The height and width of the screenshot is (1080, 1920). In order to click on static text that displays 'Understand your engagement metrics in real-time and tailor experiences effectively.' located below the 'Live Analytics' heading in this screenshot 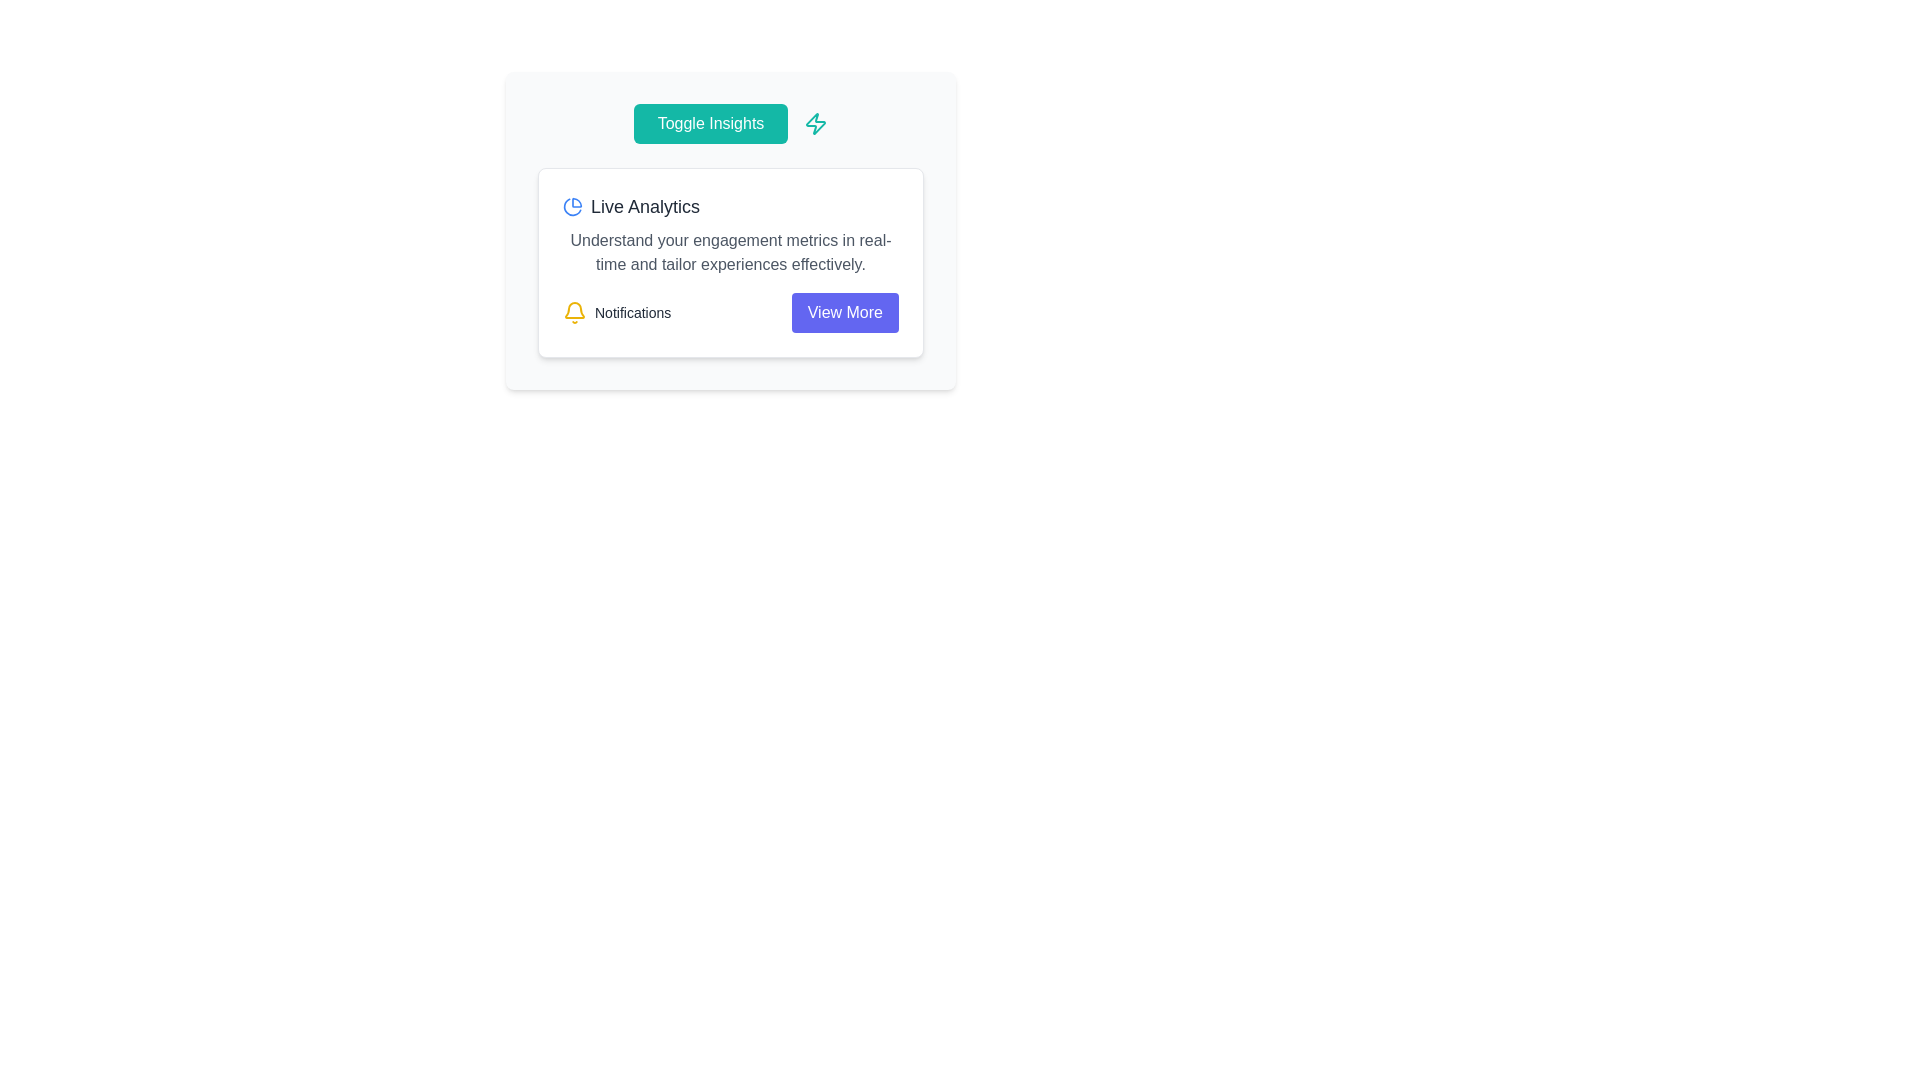, I will do `click(729, 252)`.